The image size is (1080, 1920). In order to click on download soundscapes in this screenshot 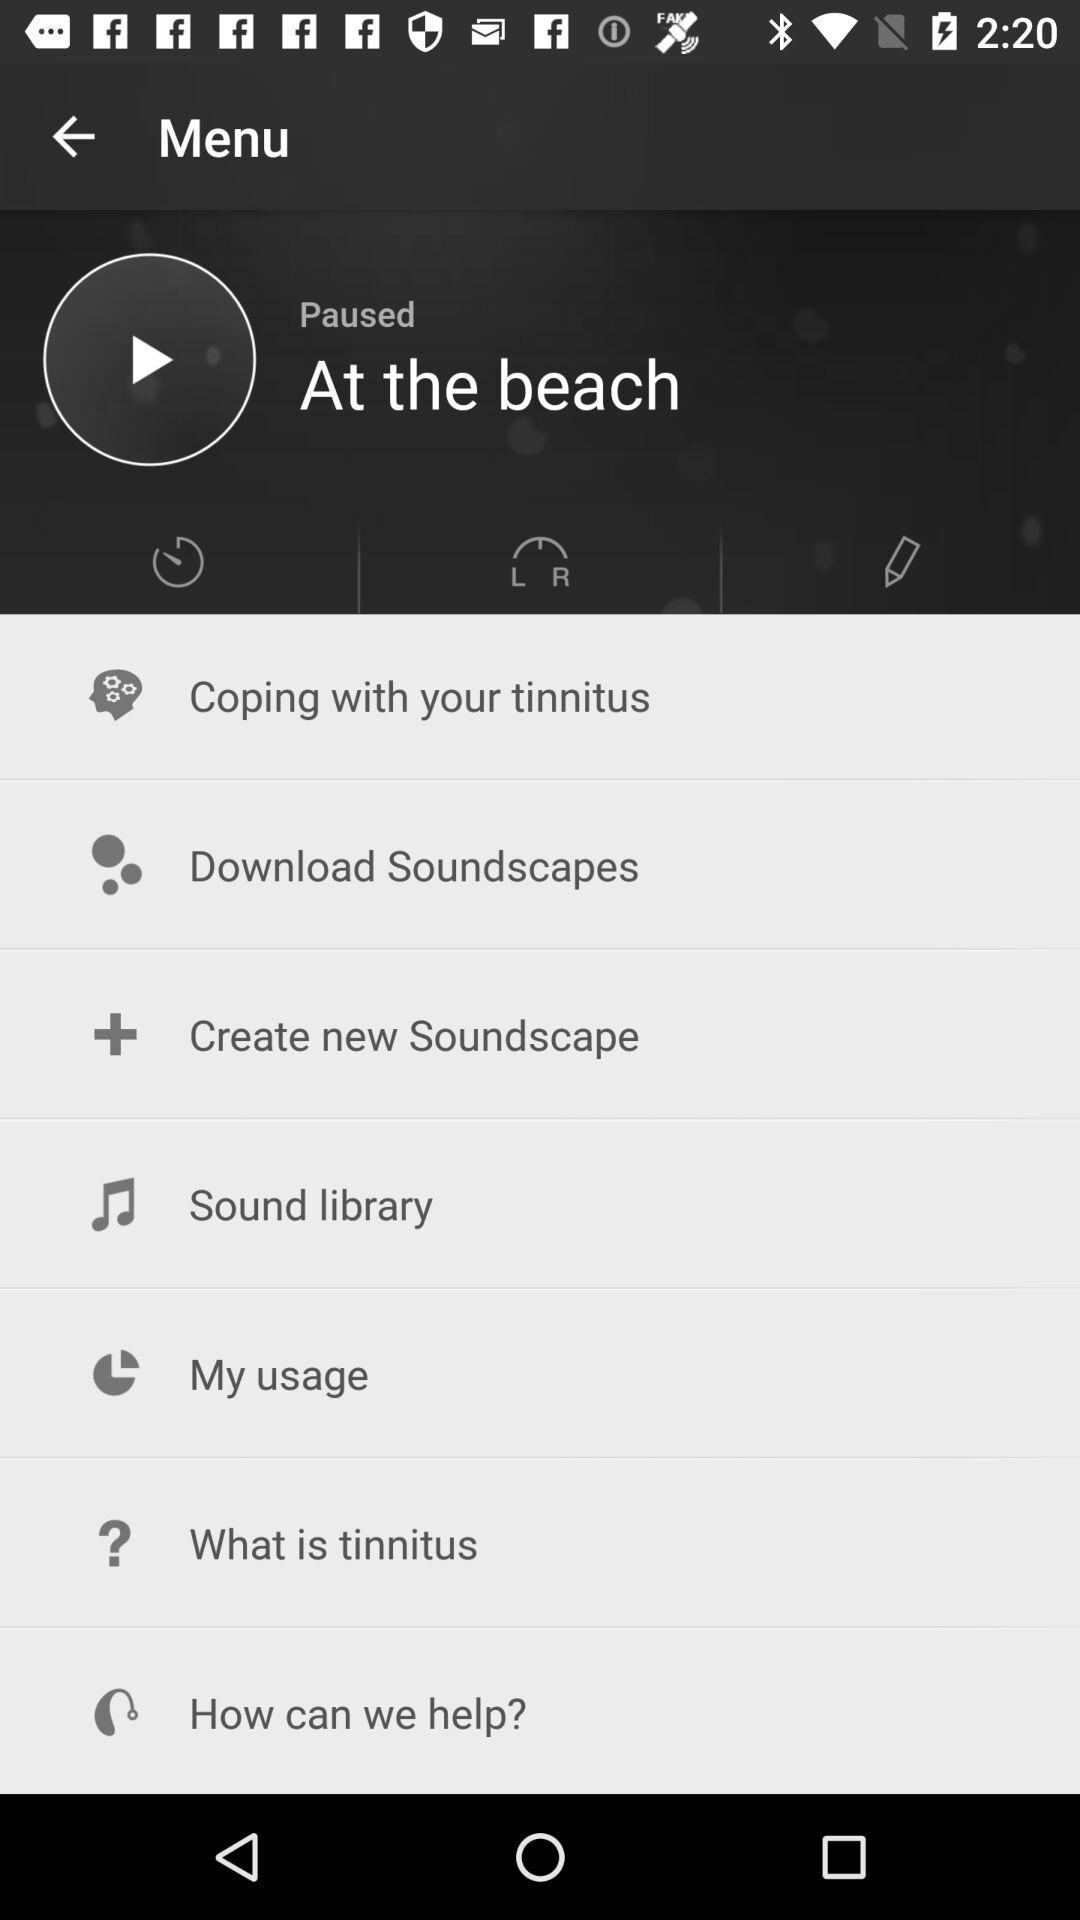, I will do `click(540, 865)`.